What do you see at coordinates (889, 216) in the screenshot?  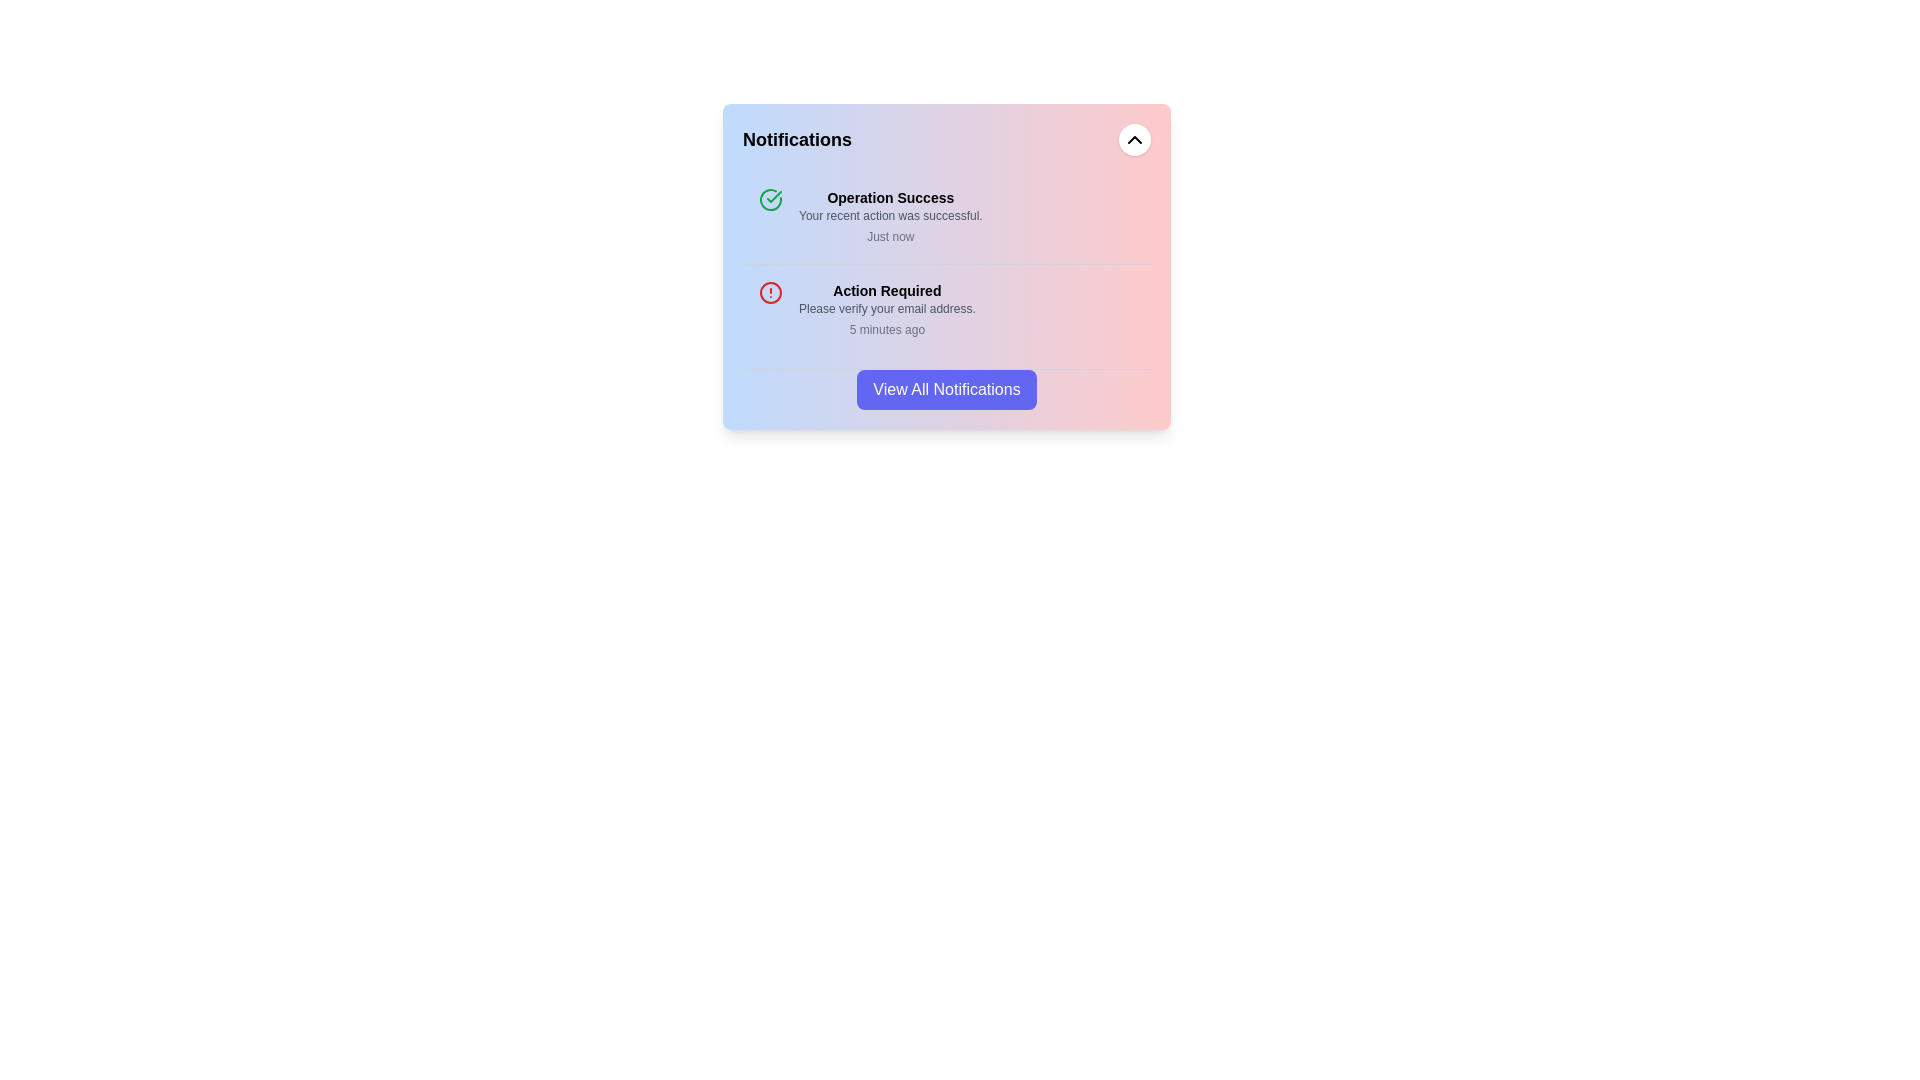 I see `the text label displaying 'Your recent action was successful.' which is located below the title 'Operation Success' in the notification box` at bounding box center [889, 216].